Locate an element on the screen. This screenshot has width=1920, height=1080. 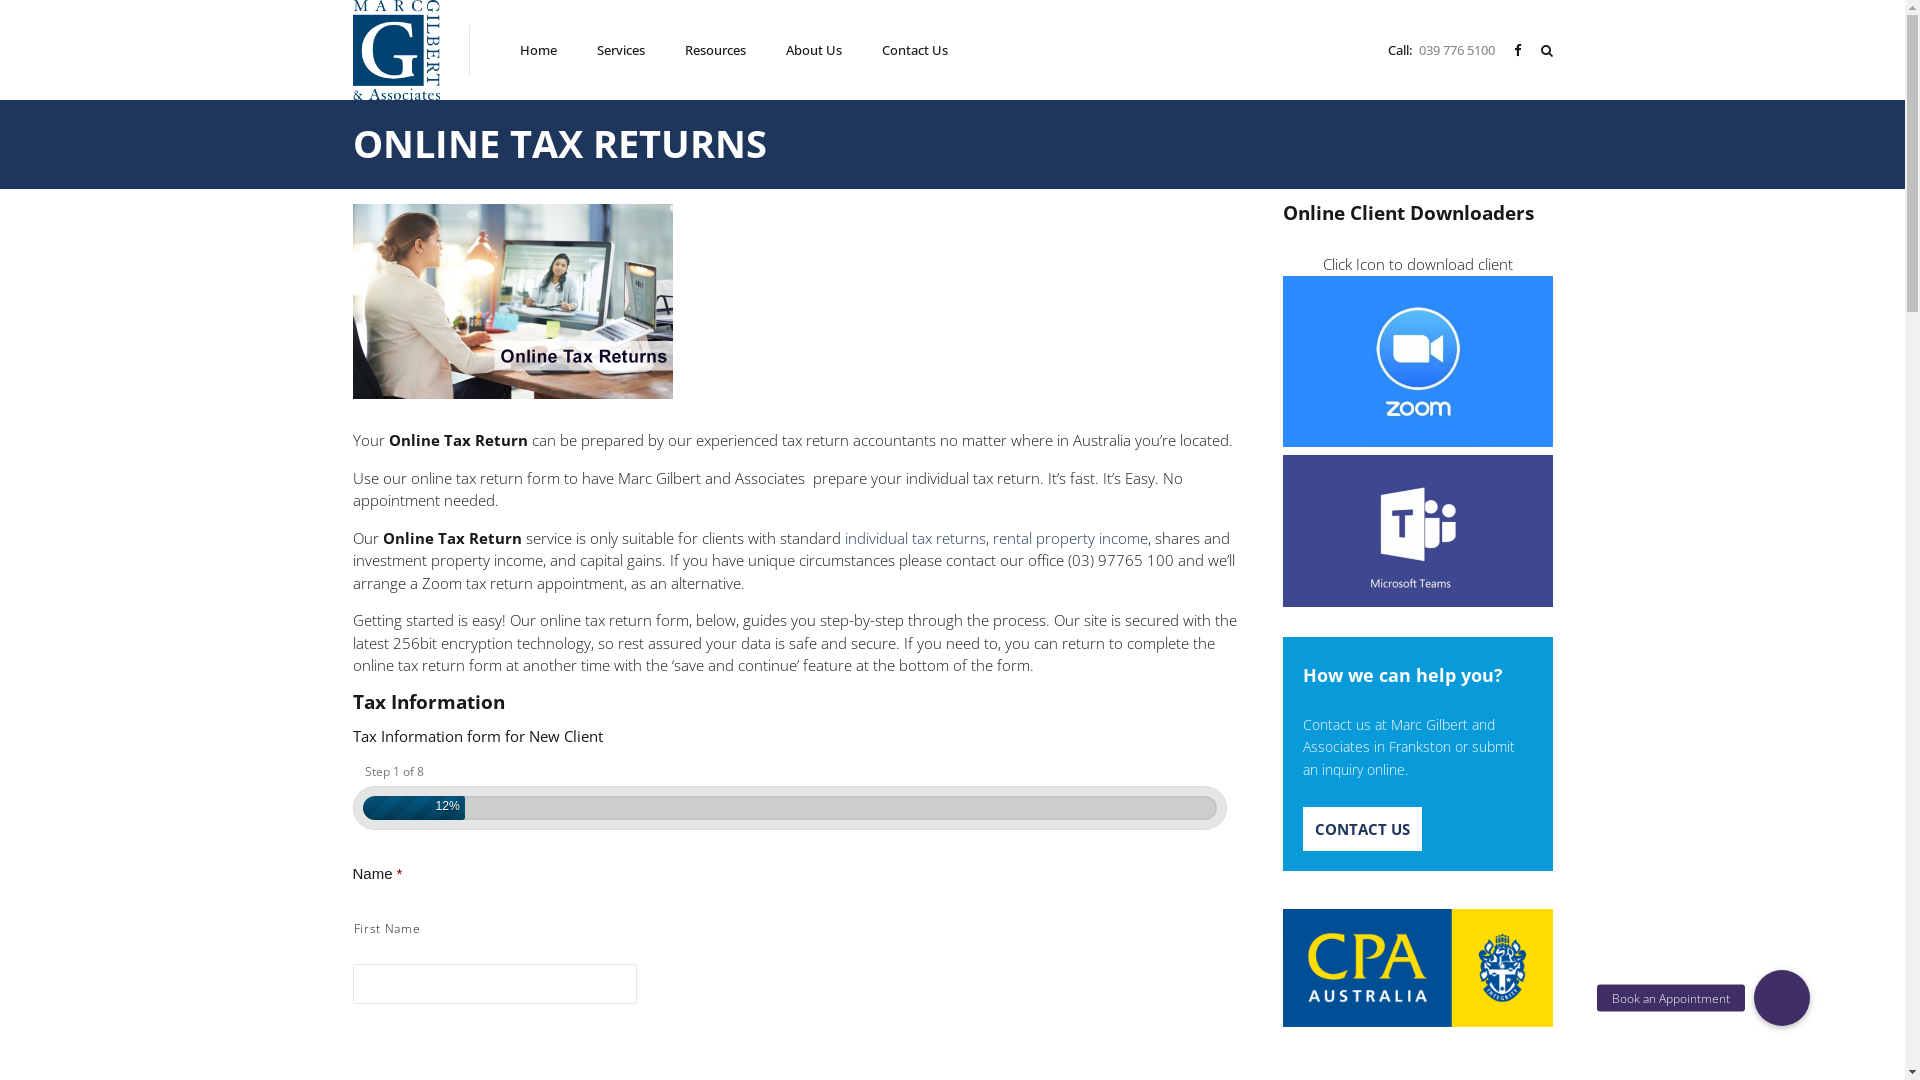
'OnlineReturns' is located at coordinates (512, 301).